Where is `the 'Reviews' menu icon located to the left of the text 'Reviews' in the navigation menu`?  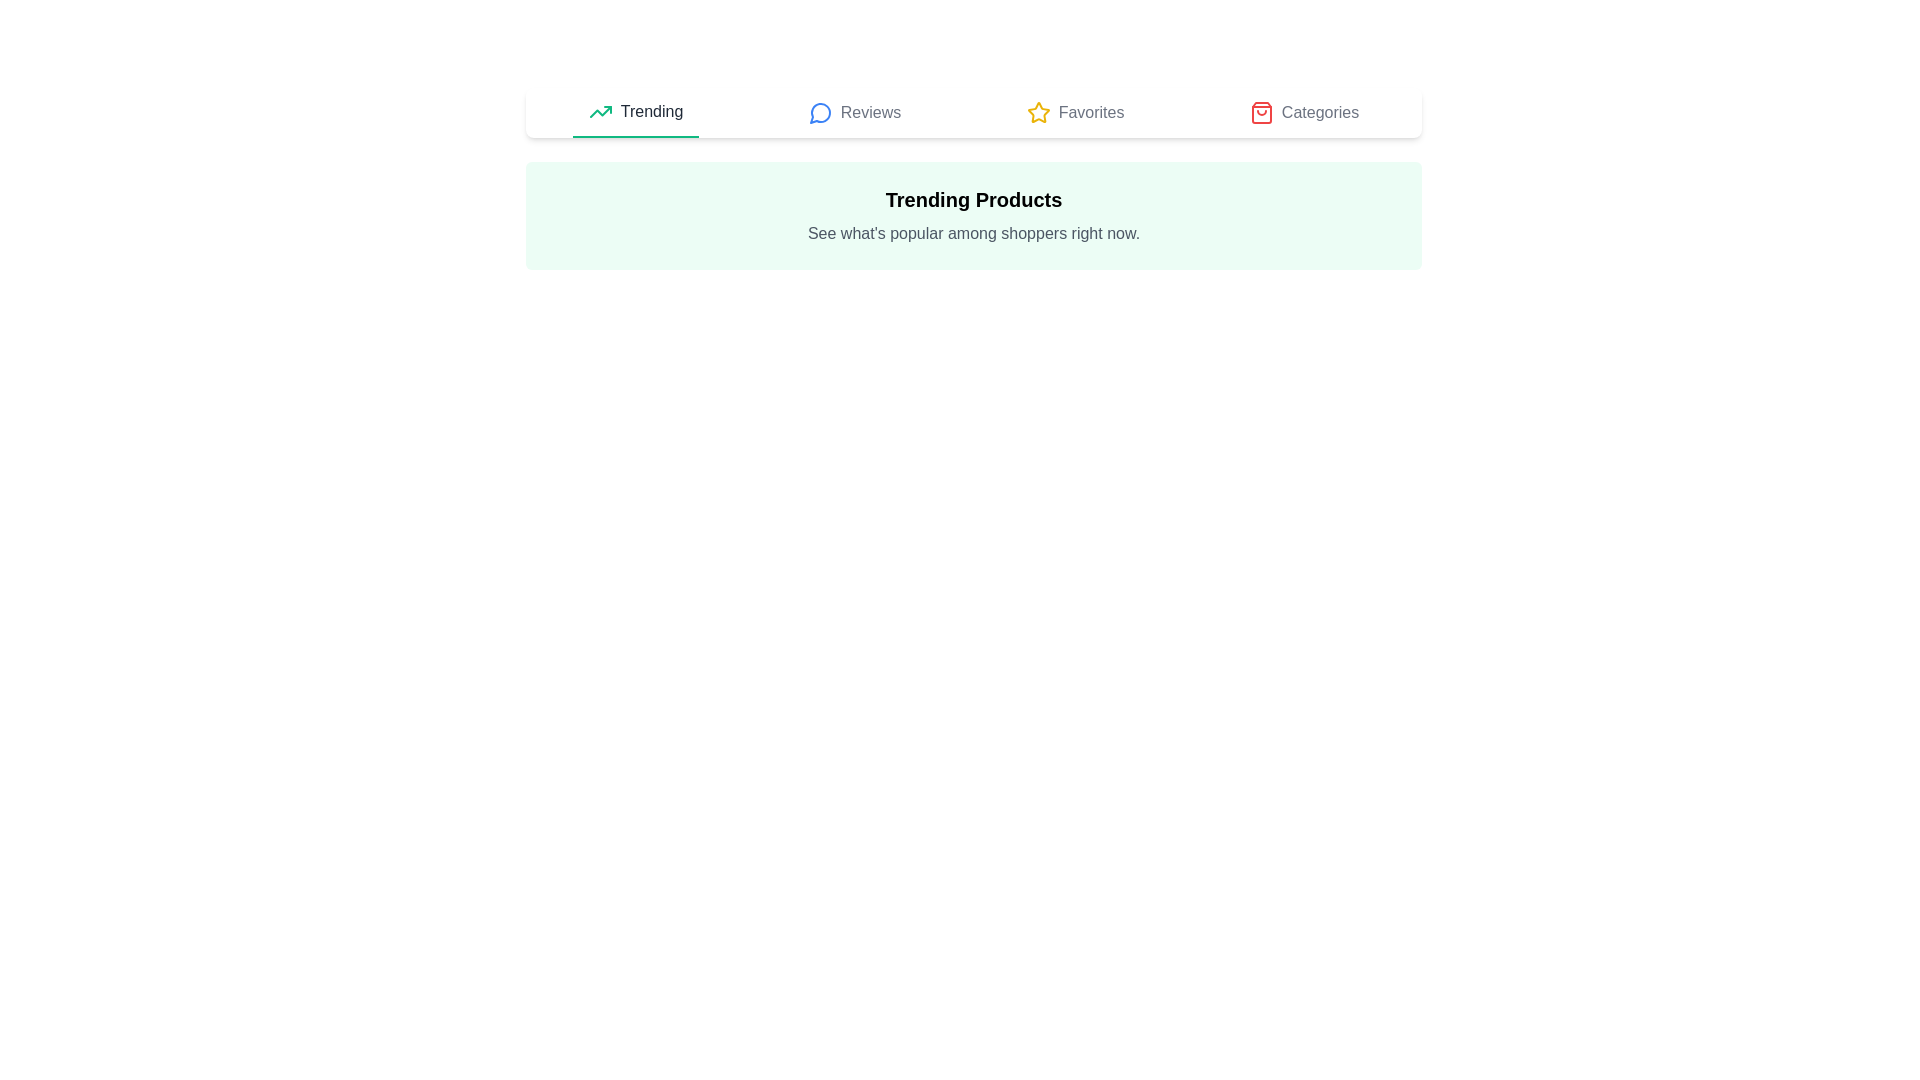 the 'Reviews' menu icon located to the left of the text 'Reviews' in the navigation menu is located at coordinates (820, 112).